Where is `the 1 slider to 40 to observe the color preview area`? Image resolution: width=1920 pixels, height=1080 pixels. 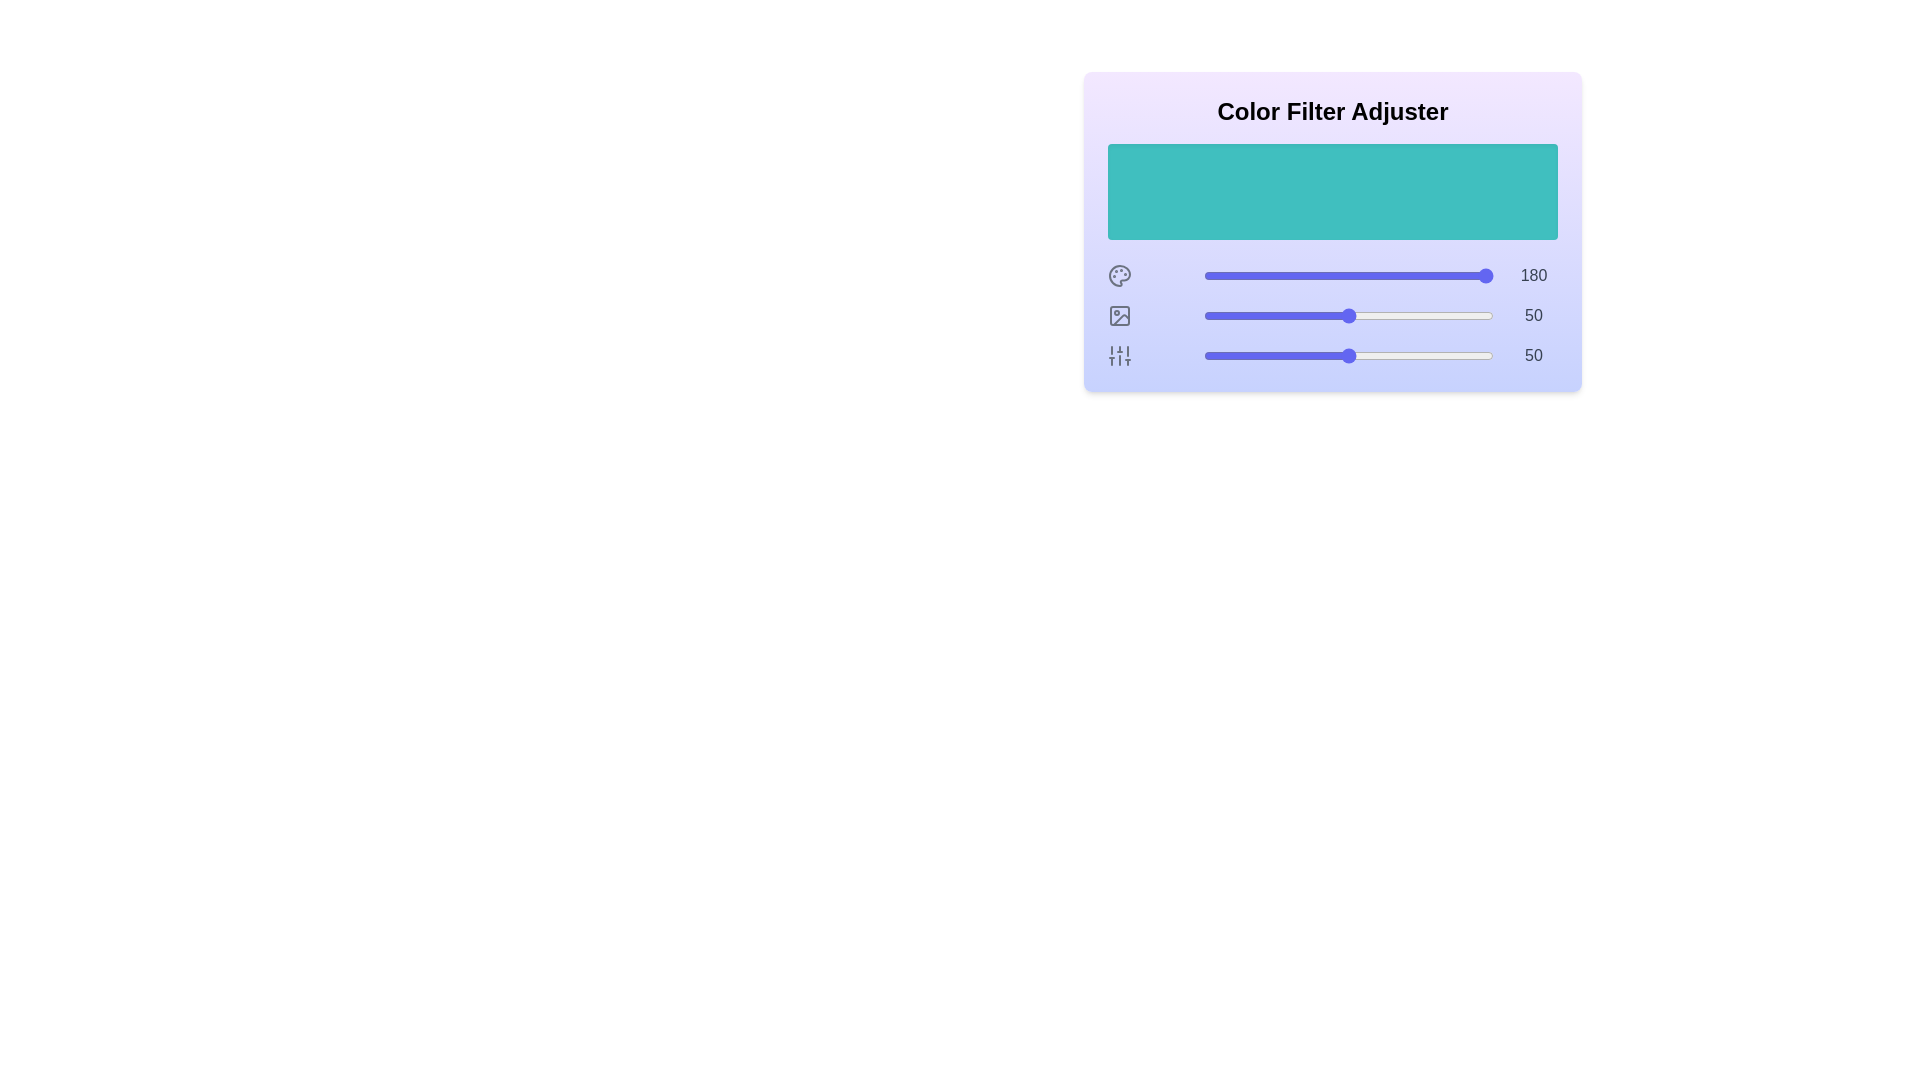 the 1 slider to 40 to observe the color preview area is located at coordinates (1320, 315).